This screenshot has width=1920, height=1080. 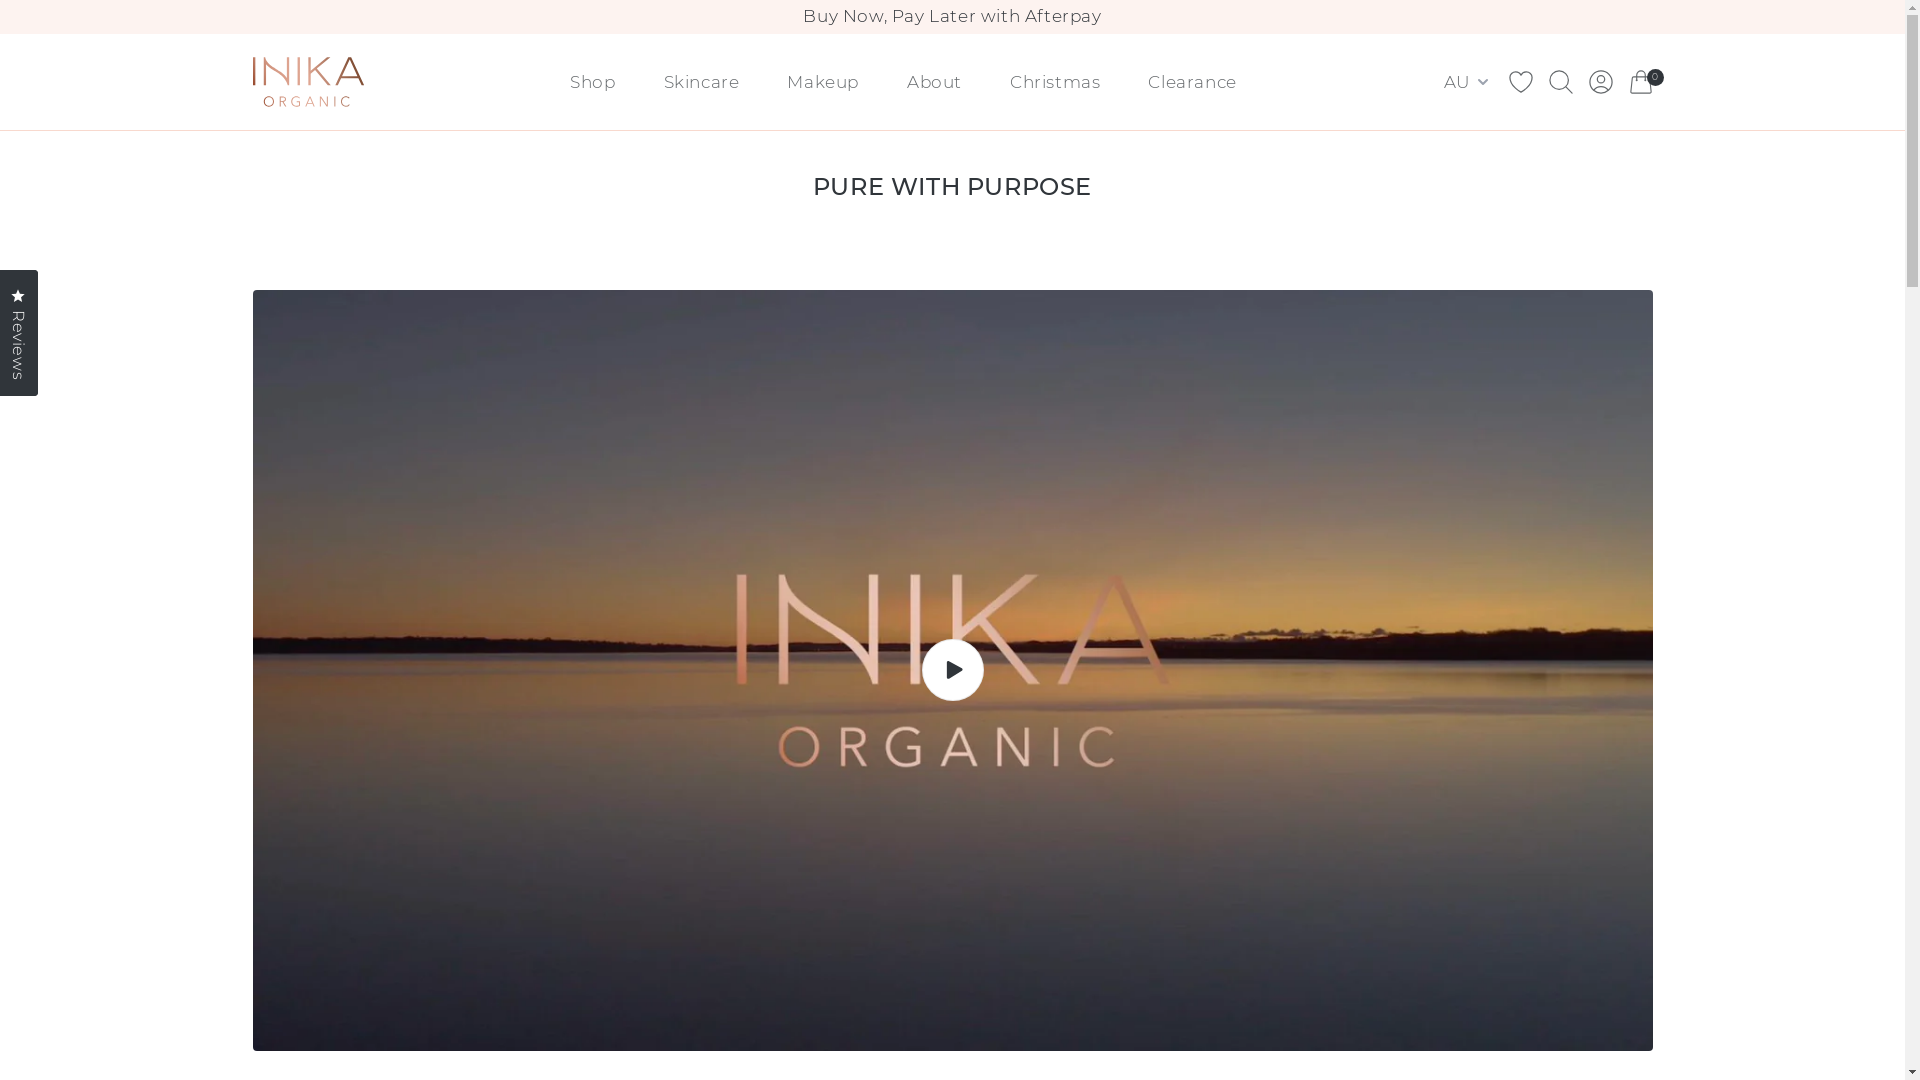 I want to click on 'Search Icon', so click(x=1559, y=80).